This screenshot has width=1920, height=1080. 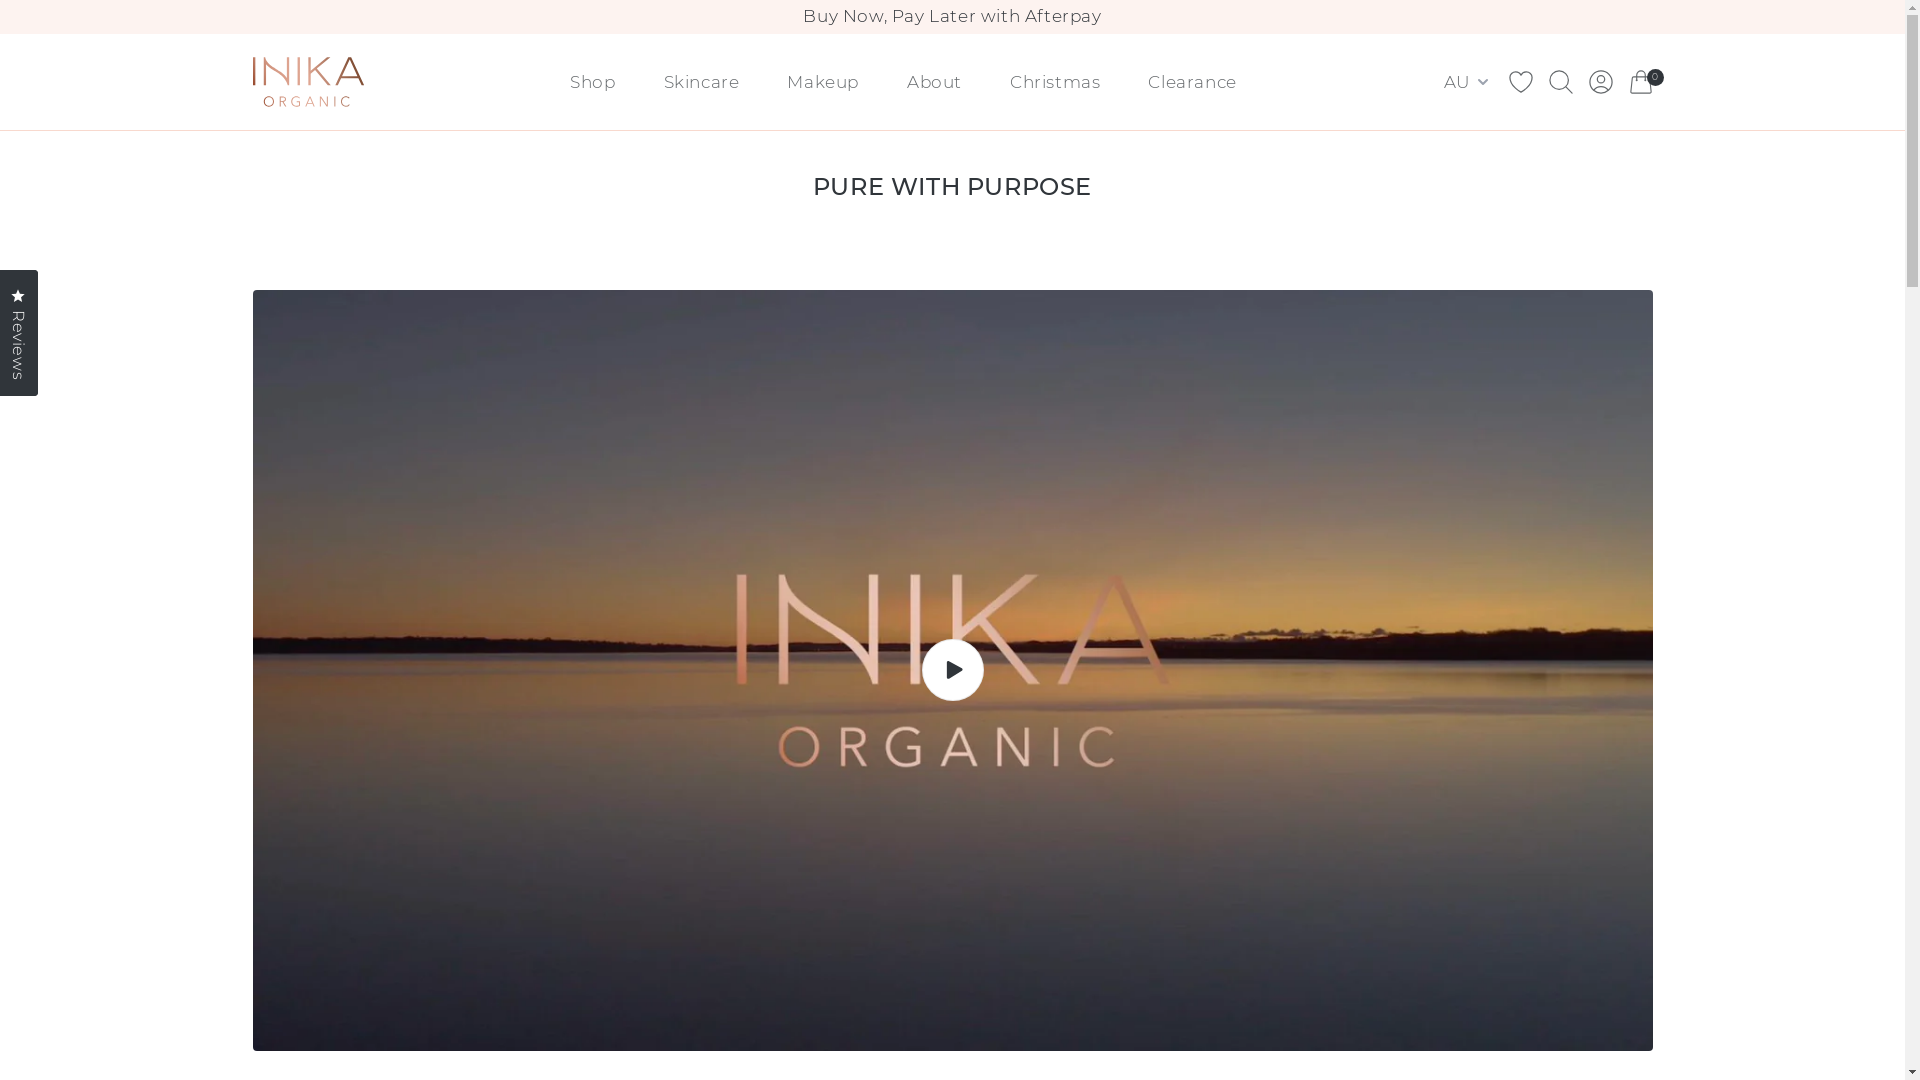 I want to click on 'Search Icon', so click(x=1559, y=80).